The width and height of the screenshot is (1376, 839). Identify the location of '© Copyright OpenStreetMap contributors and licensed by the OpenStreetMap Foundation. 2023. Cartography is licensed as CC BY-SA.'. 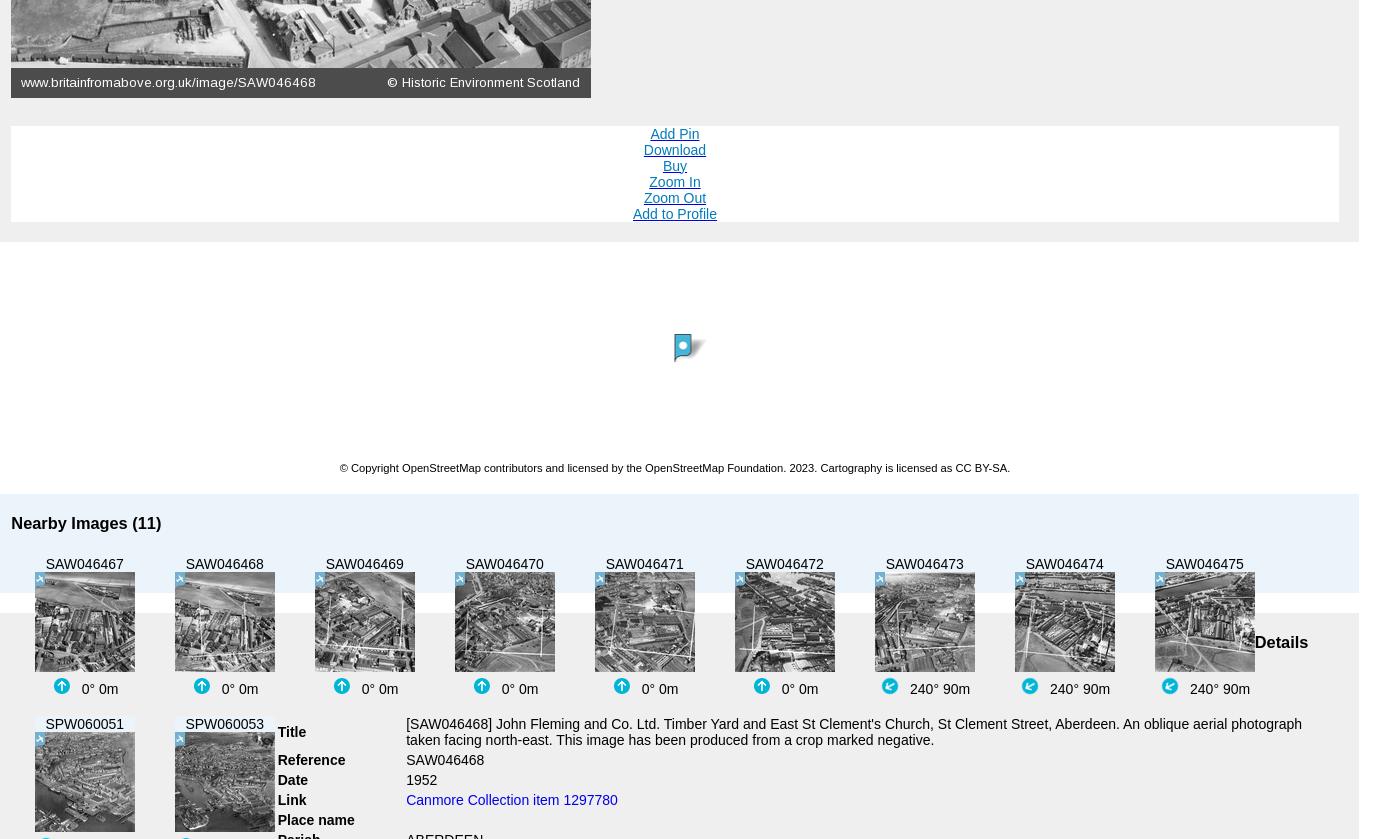
(674, 465).